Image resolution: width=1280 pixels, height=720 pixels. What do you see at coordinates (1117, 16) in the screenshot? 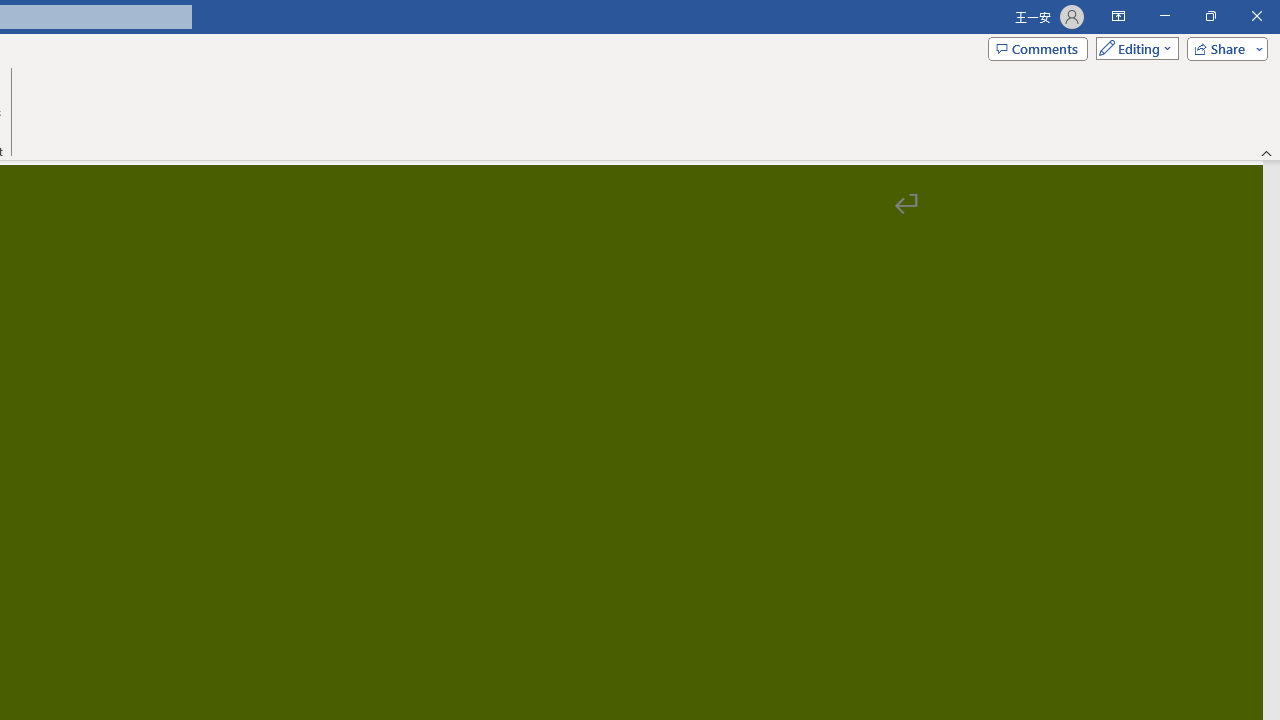
I see `'Ribbon Display Options'` at bounding box center [1117, 16].